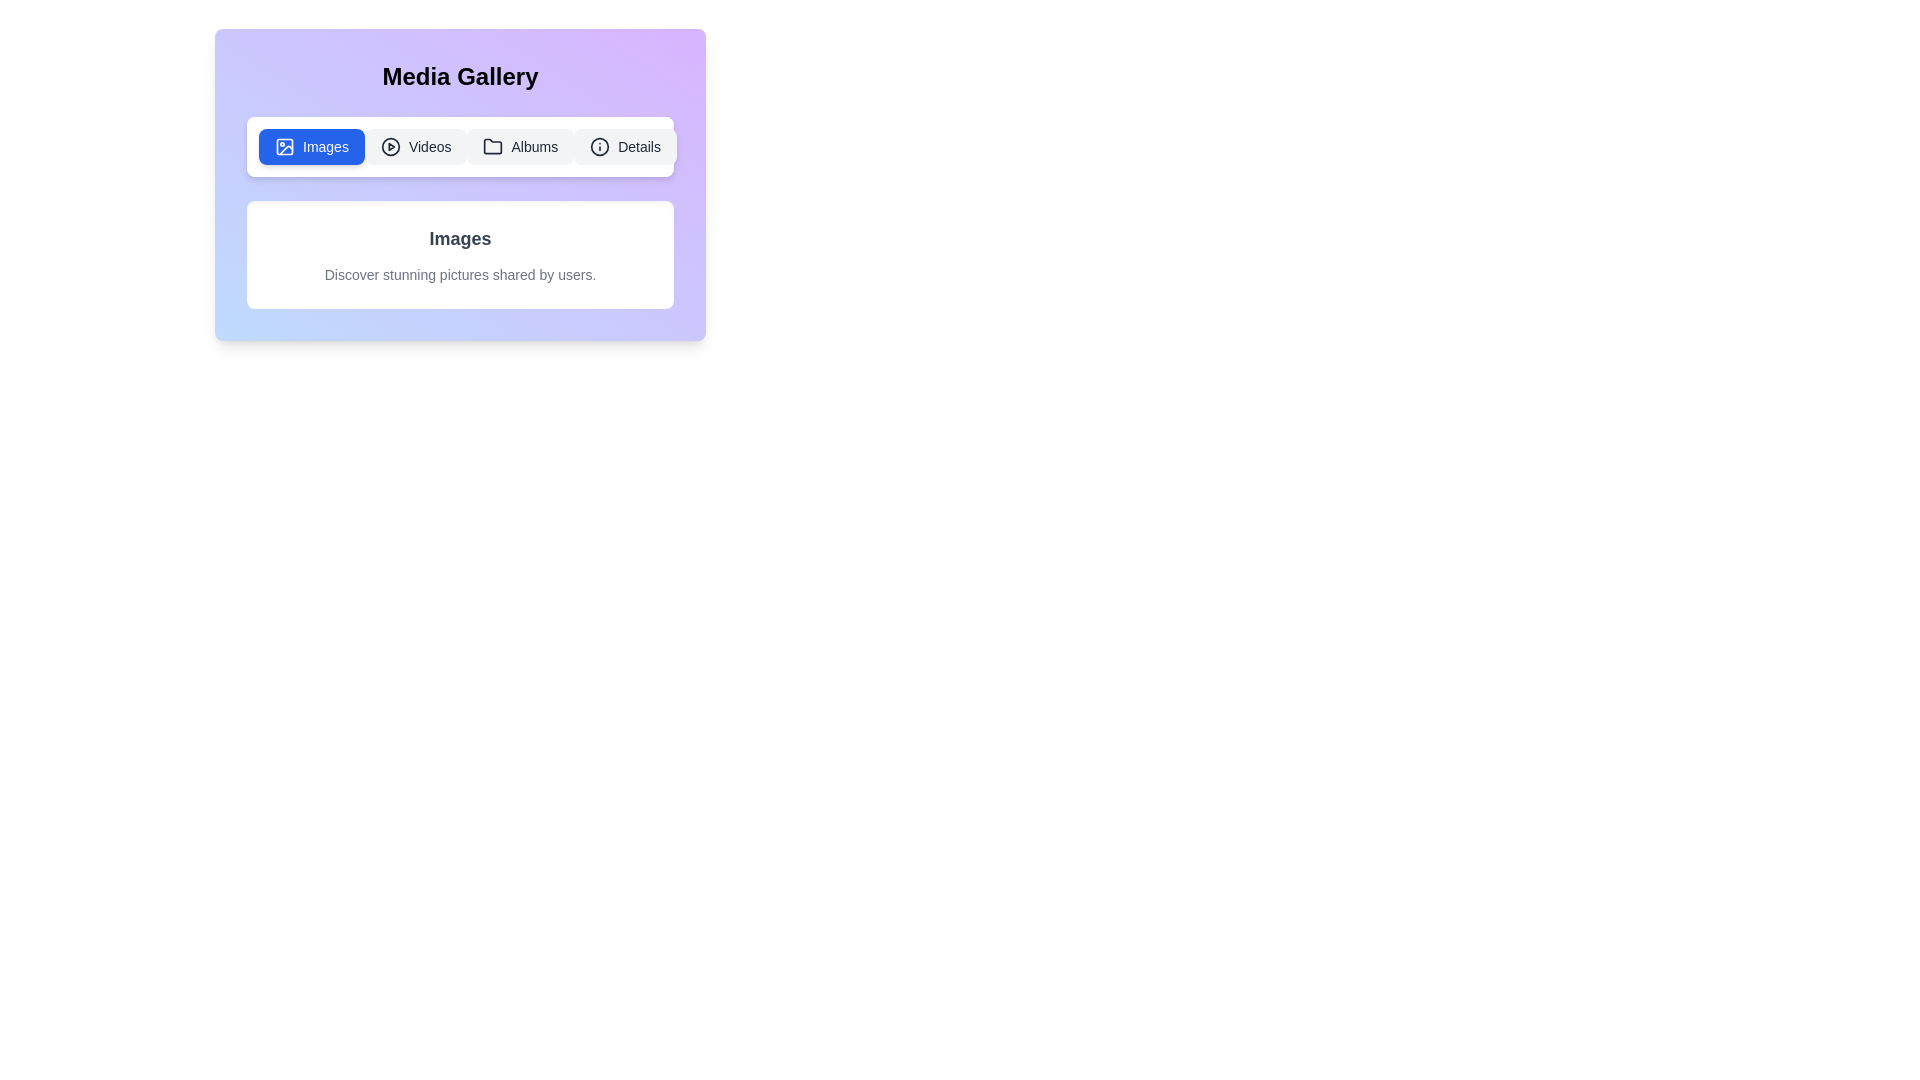 This screenshot has height=1080, width=1920. Describe the element at coordinates (624, 145) in the screenshot. I see `the Details tab by clicking on its respective button` at that location.